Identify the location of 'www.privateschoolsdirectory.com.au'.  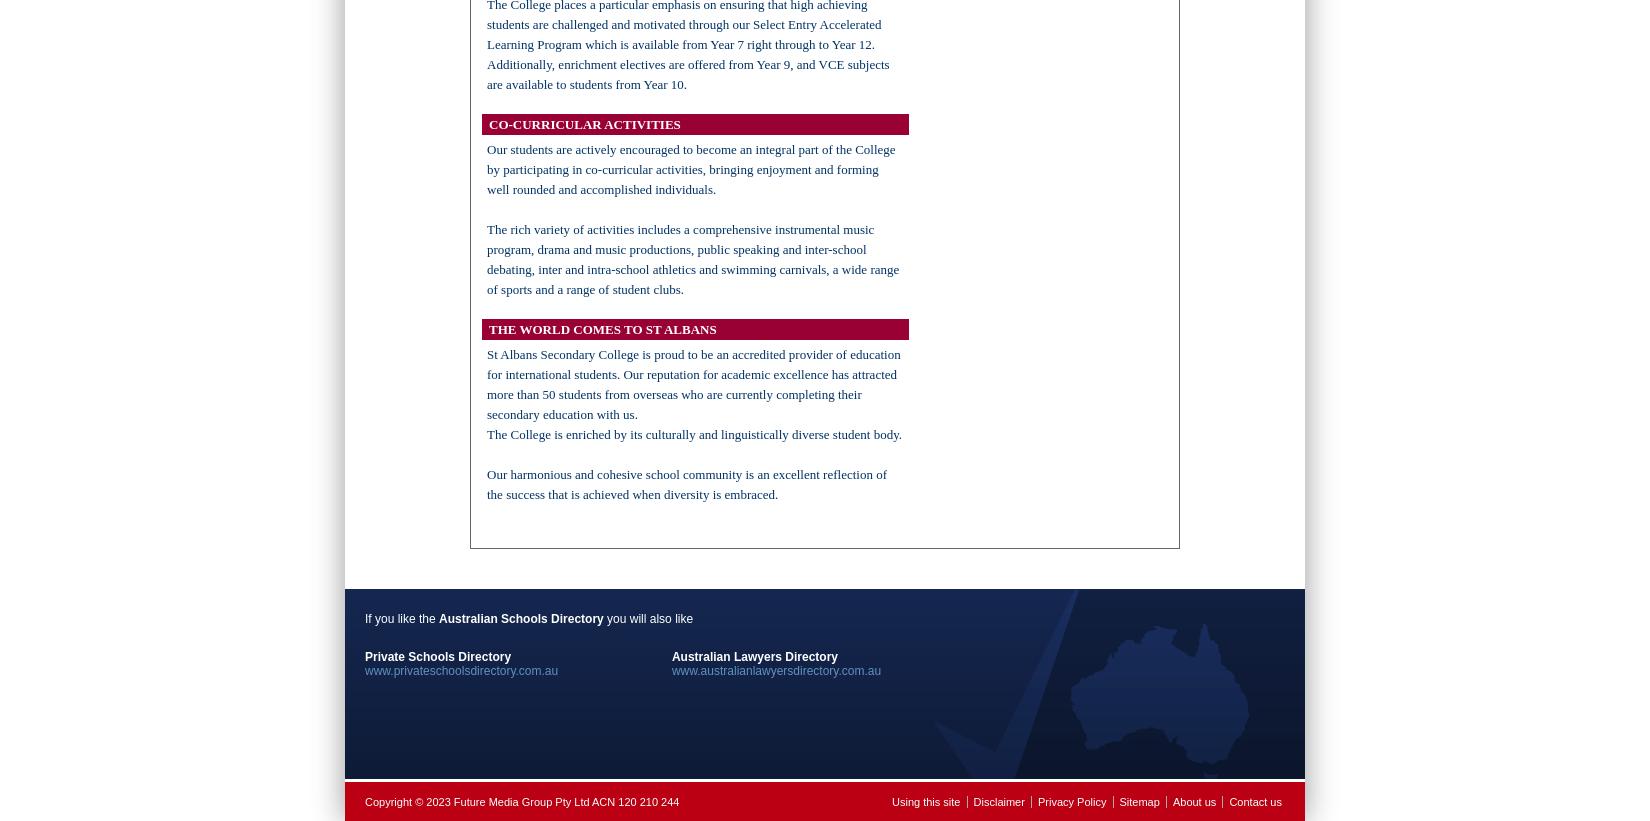
(460, 670).